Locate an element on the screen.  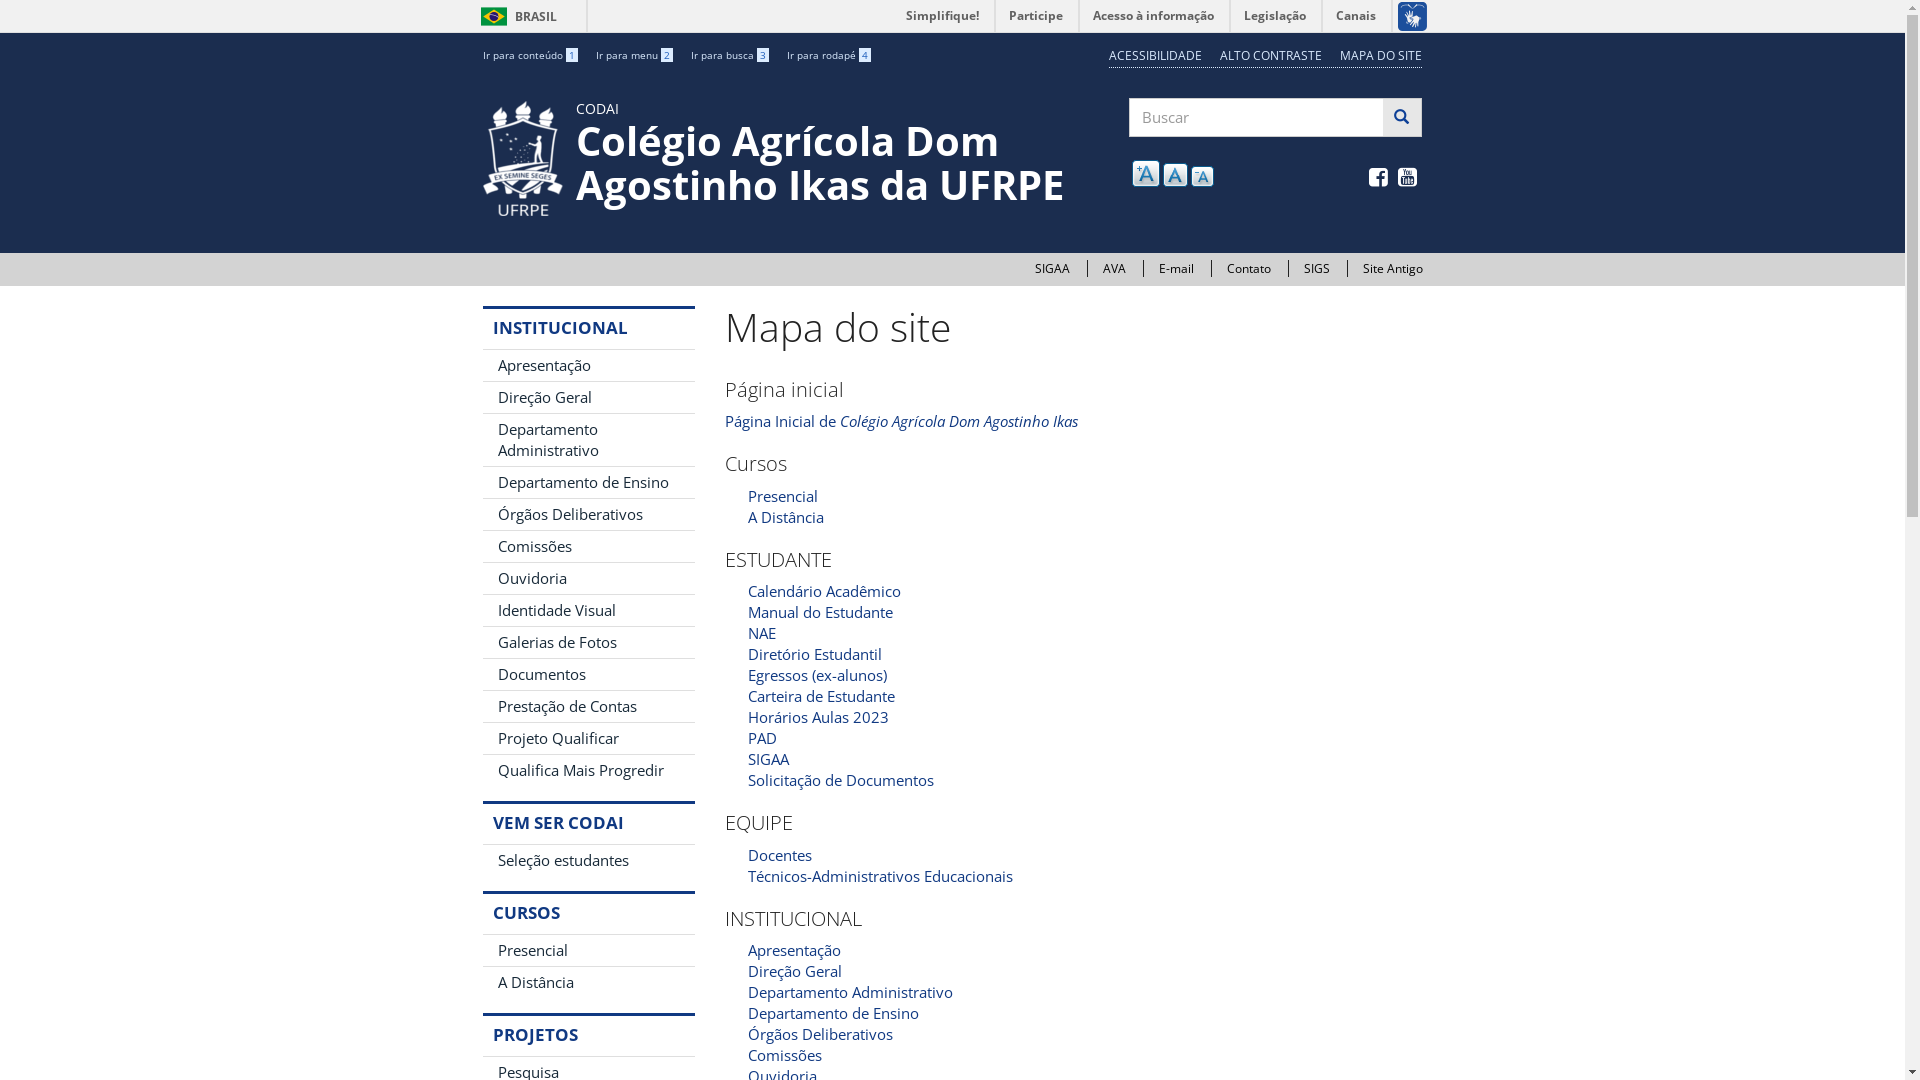
'Carteira de Estudante' is located at coordinates (821, 694).